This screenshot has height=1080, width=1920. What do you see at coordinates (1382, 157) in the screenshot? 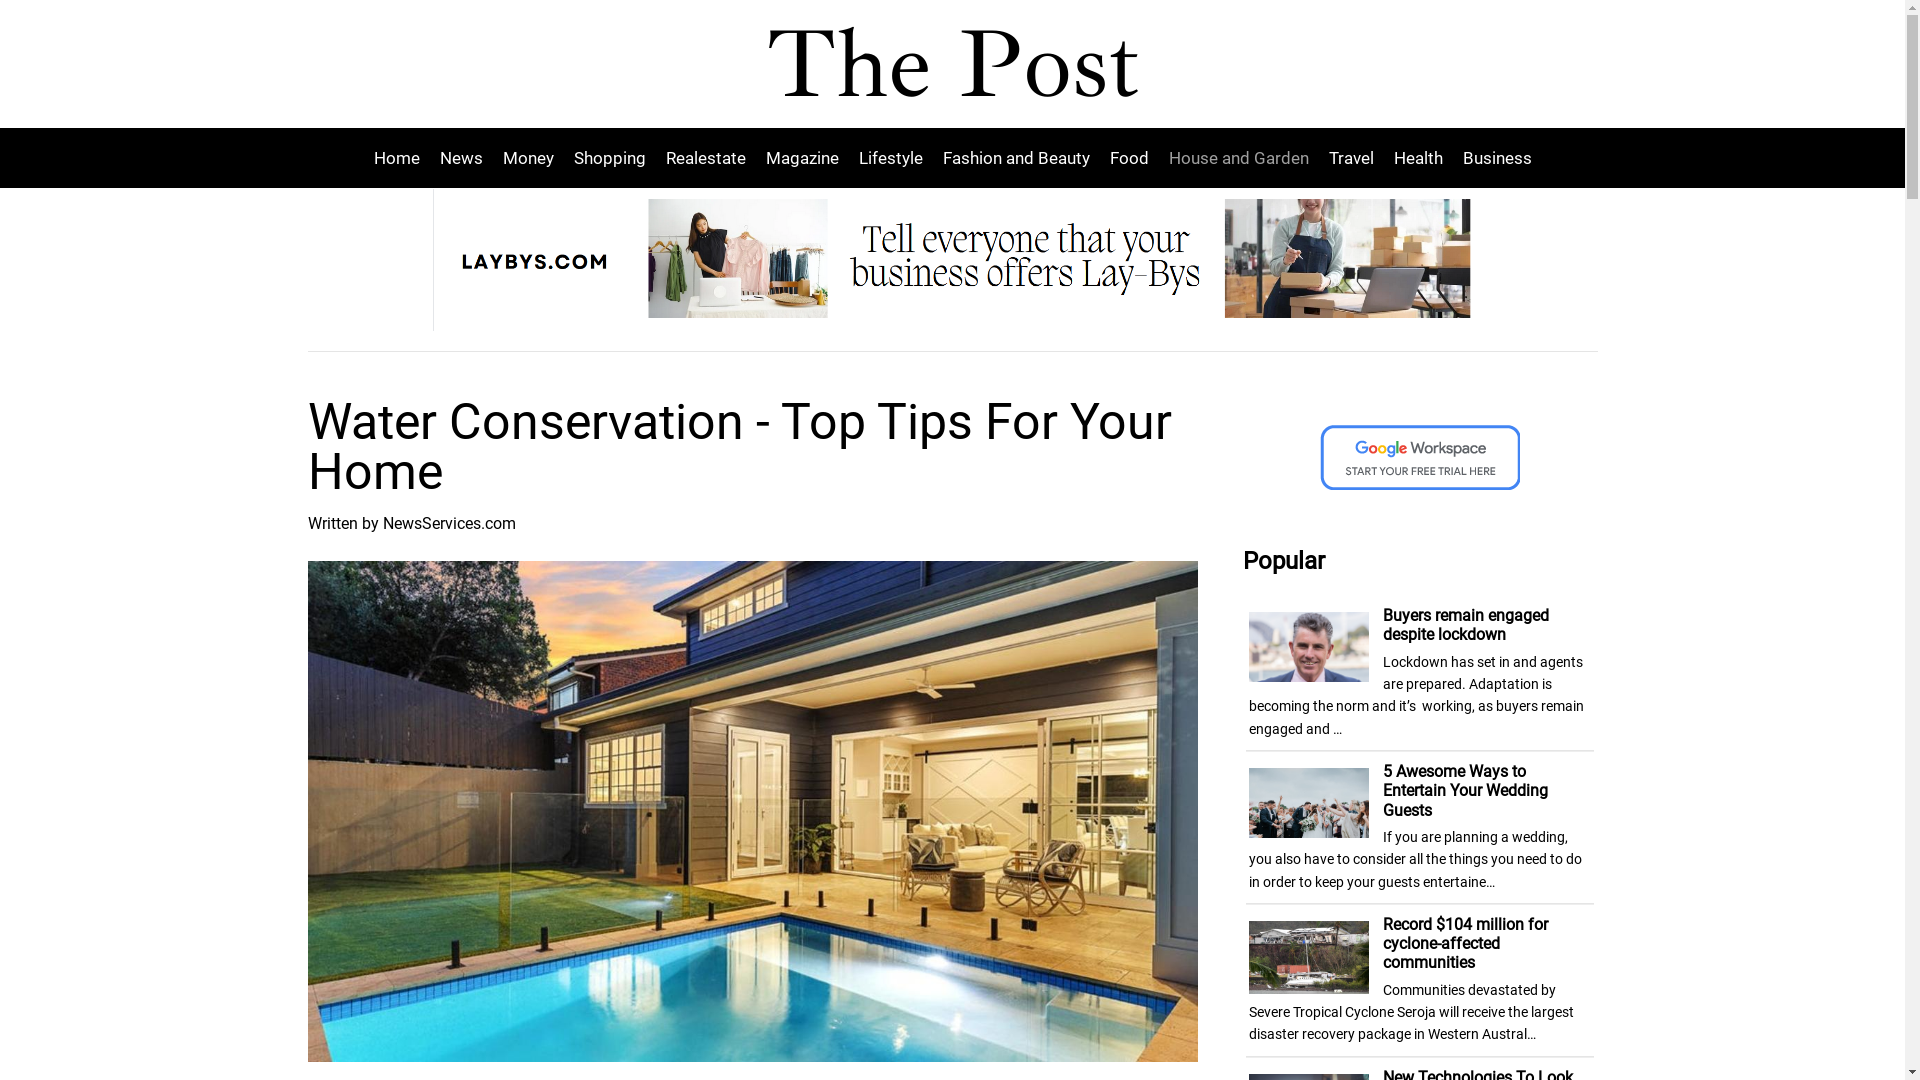
I see `'Health'` at bounding box center [1382, 157].